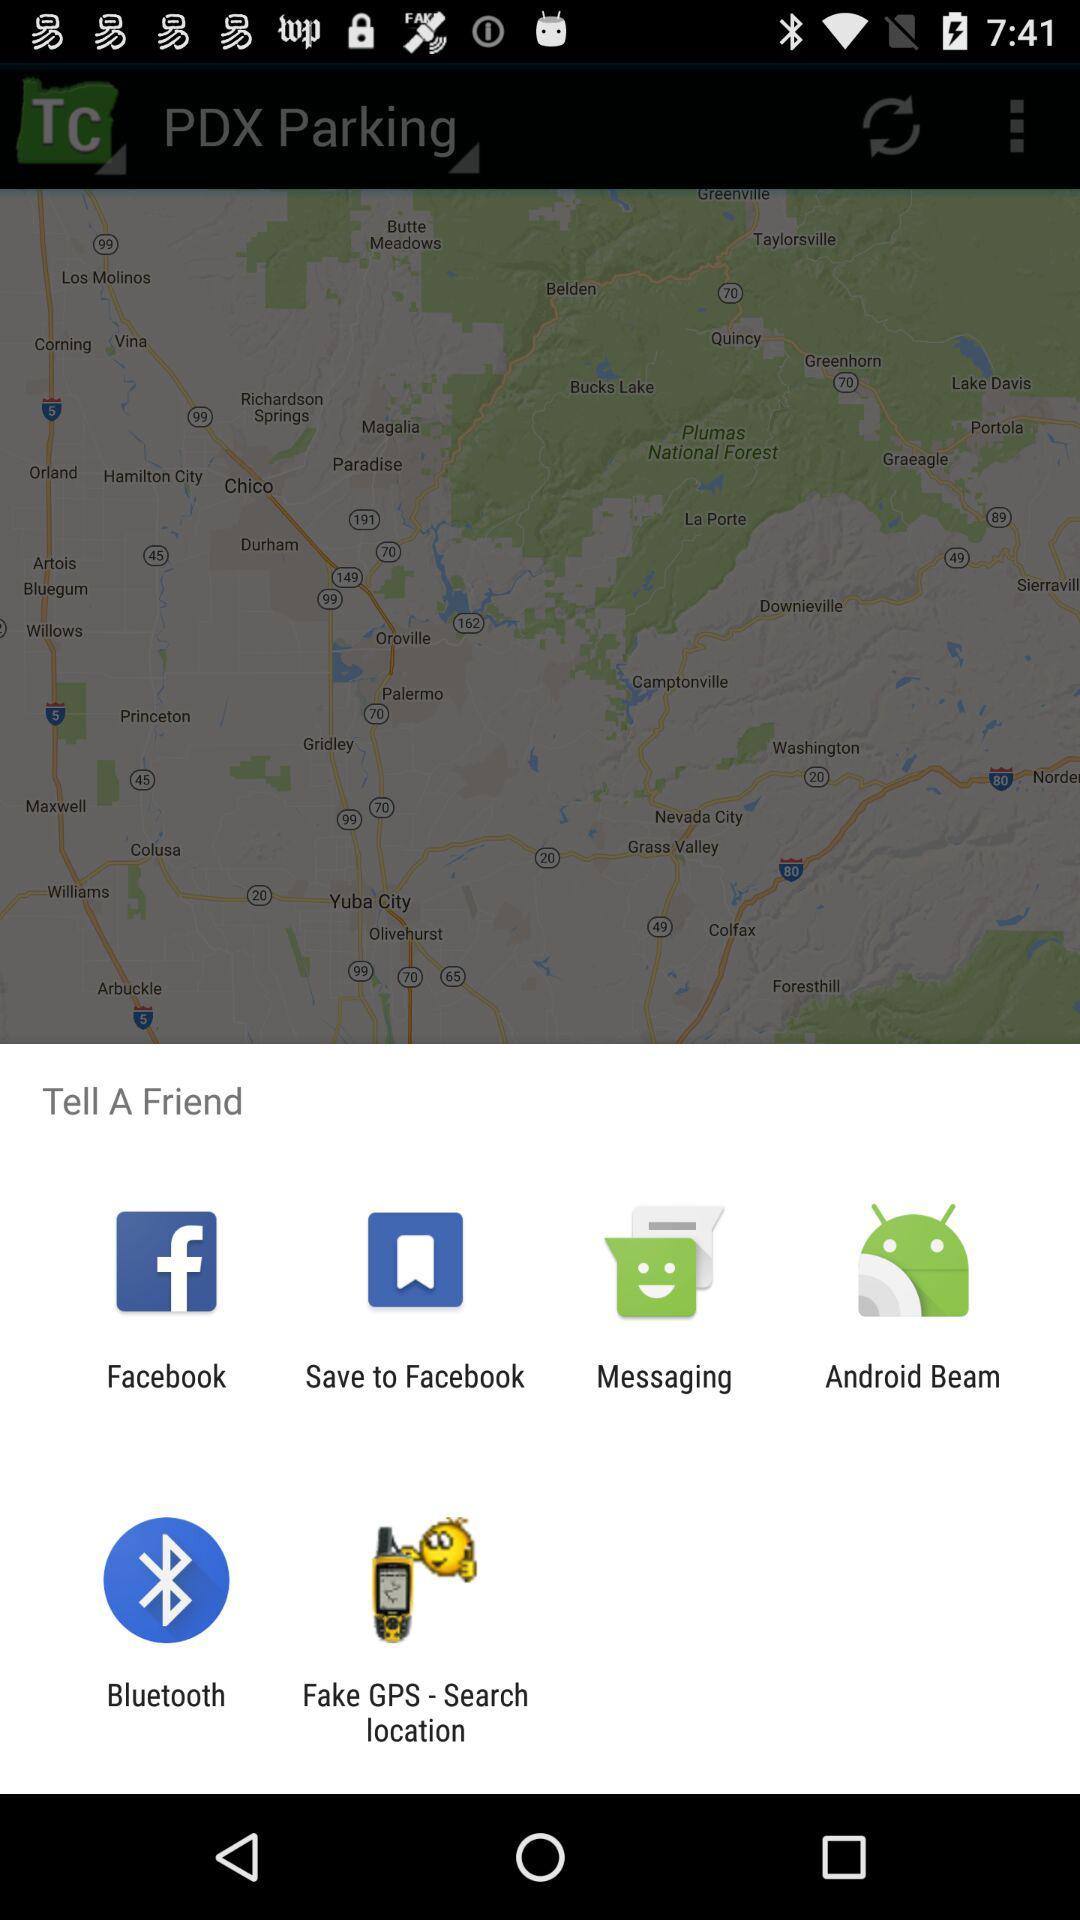  What do you see at coordinates (913, 1392) in the screenshot?
I see `the icon at the bottom right corner` at bounding box center [913, 1392].